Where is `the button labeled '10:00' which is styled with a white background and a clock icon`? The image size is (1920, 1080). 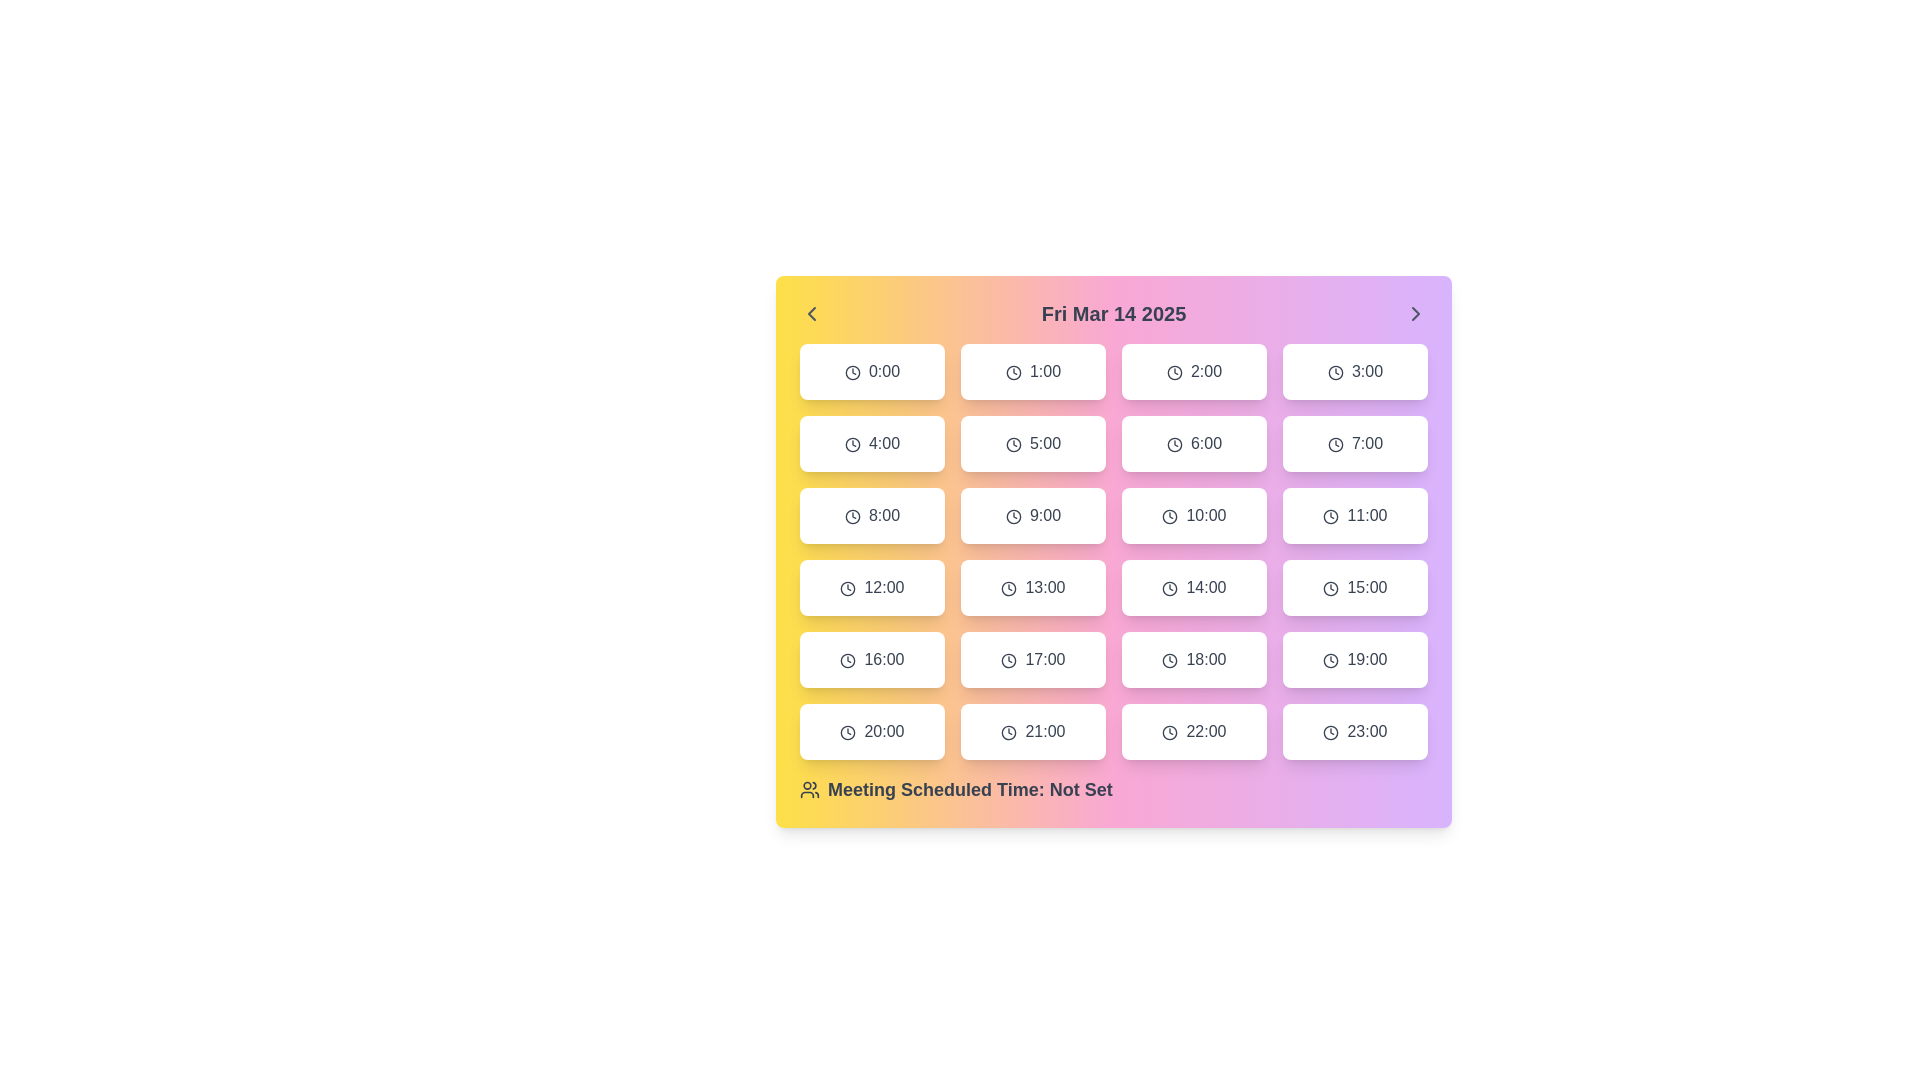 the button labeled '10:00' which is styled with a white background and a clock icon is located at coordinates (1194, 515).